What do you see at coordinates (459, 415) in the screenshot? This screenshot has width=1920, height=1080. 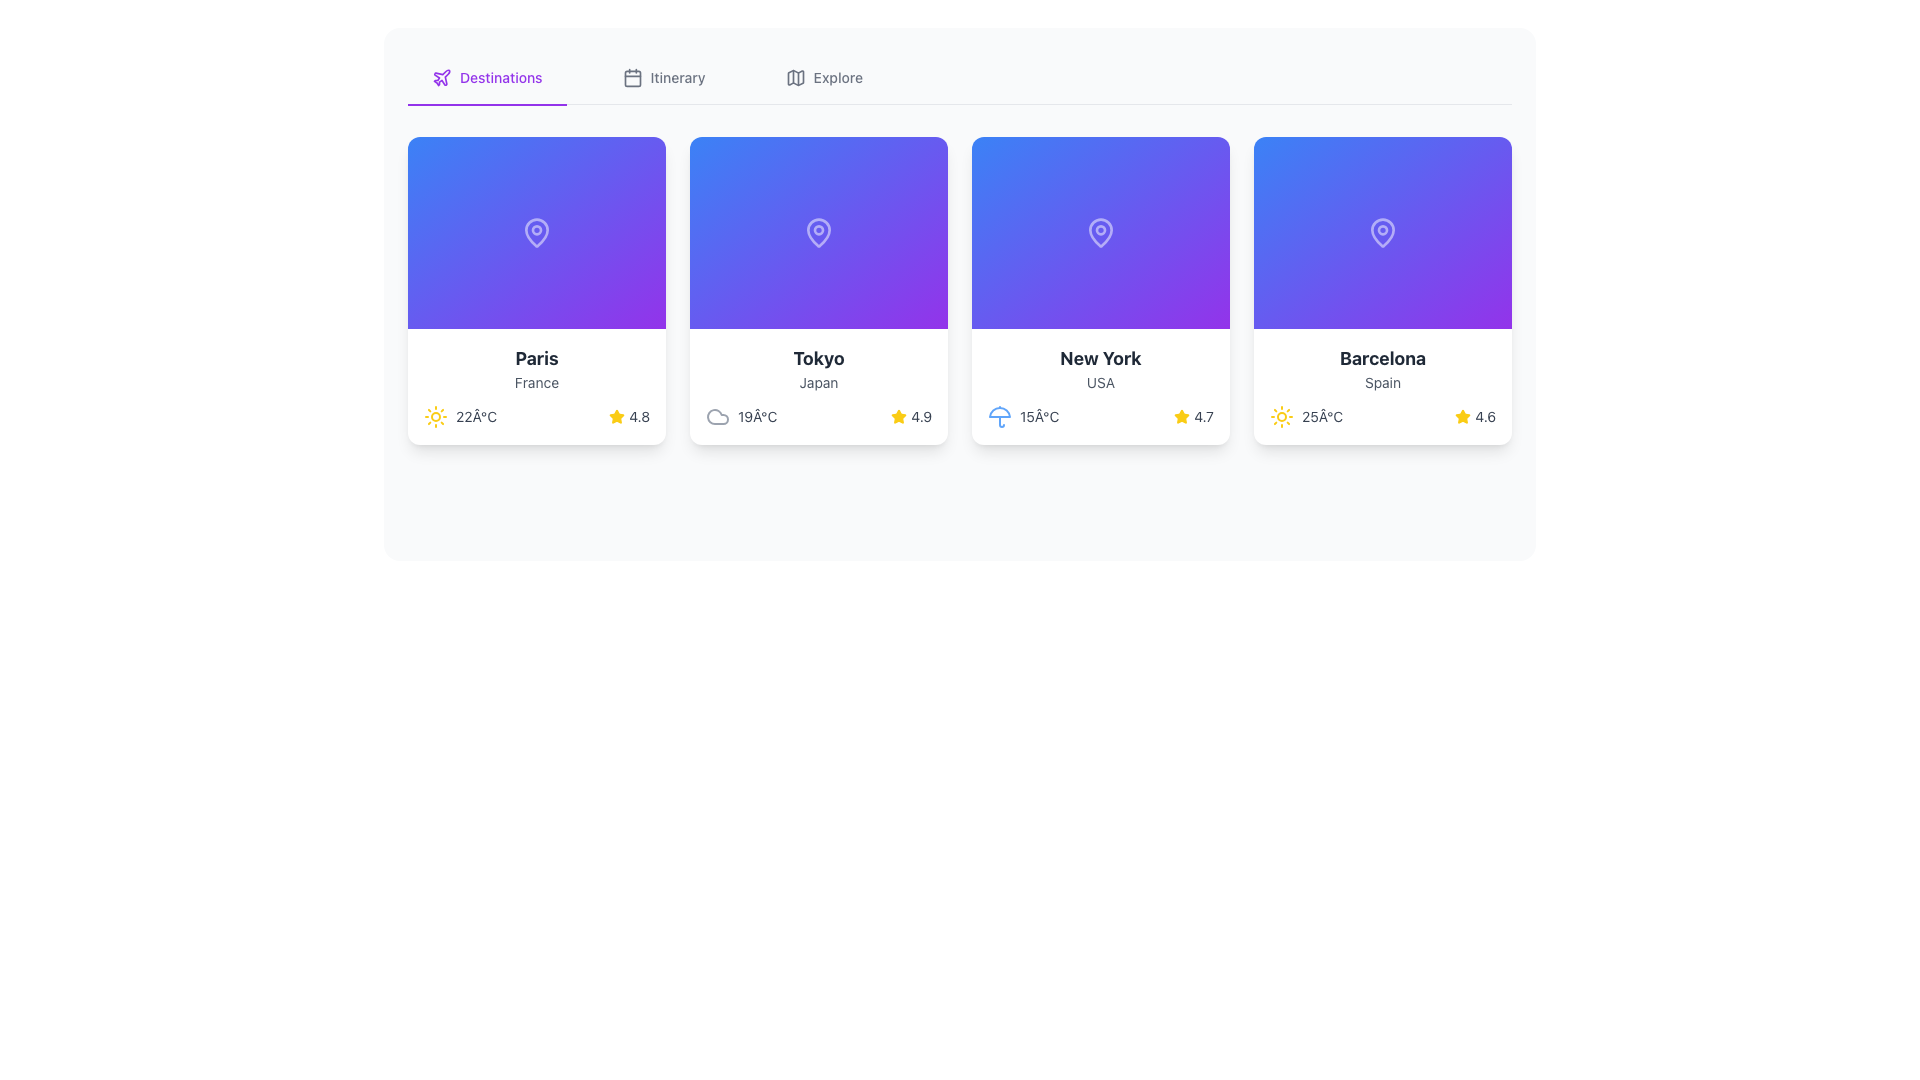 I see `the weather summary component displaying a yellow sun icon and '22°C' text located at the bottom-left corner of the card for 'Paris, France'` at bounding box center [459, 415].